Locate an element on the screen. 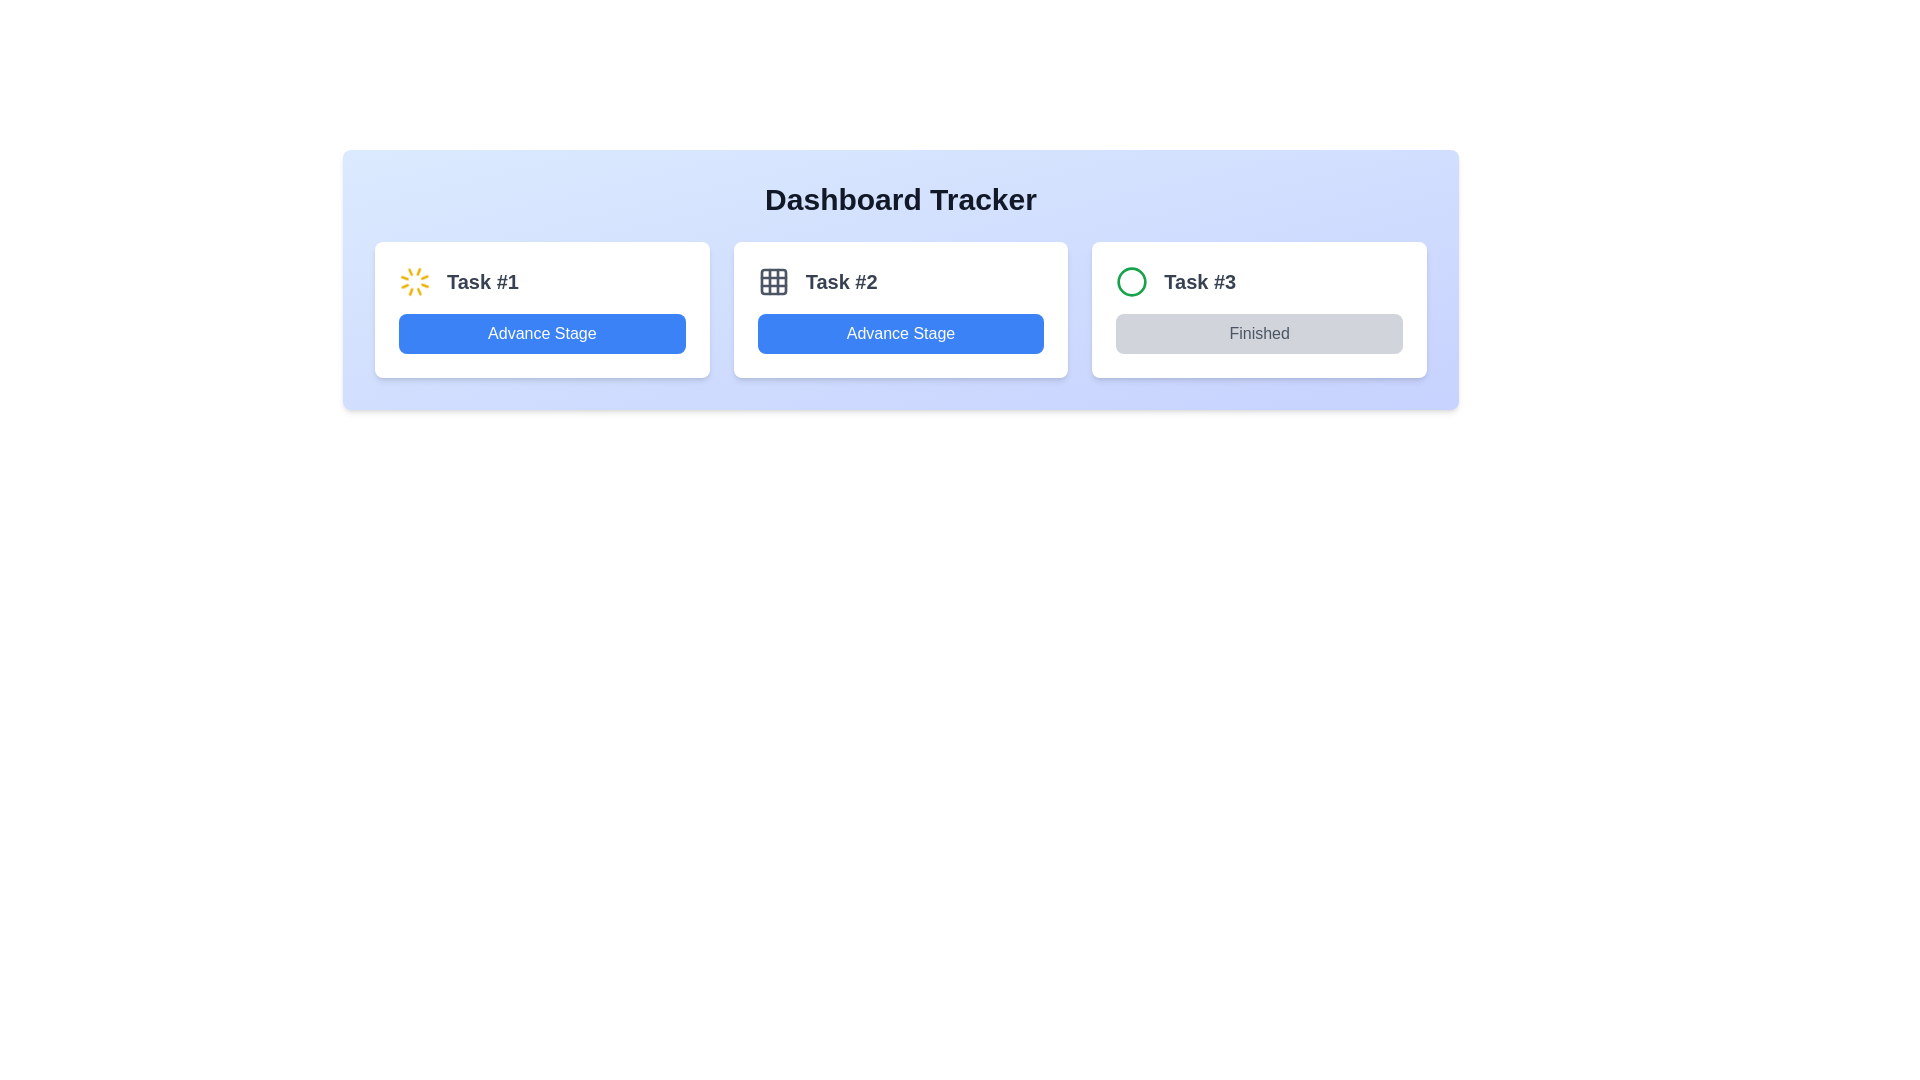 The height and width of the screenshot is (1080, 1920). the top-left decorative square of the 3x3 grid icon associated with Task #2 card, which is the second task card displayed at the top of the interface is located at coordinates (772, 281).